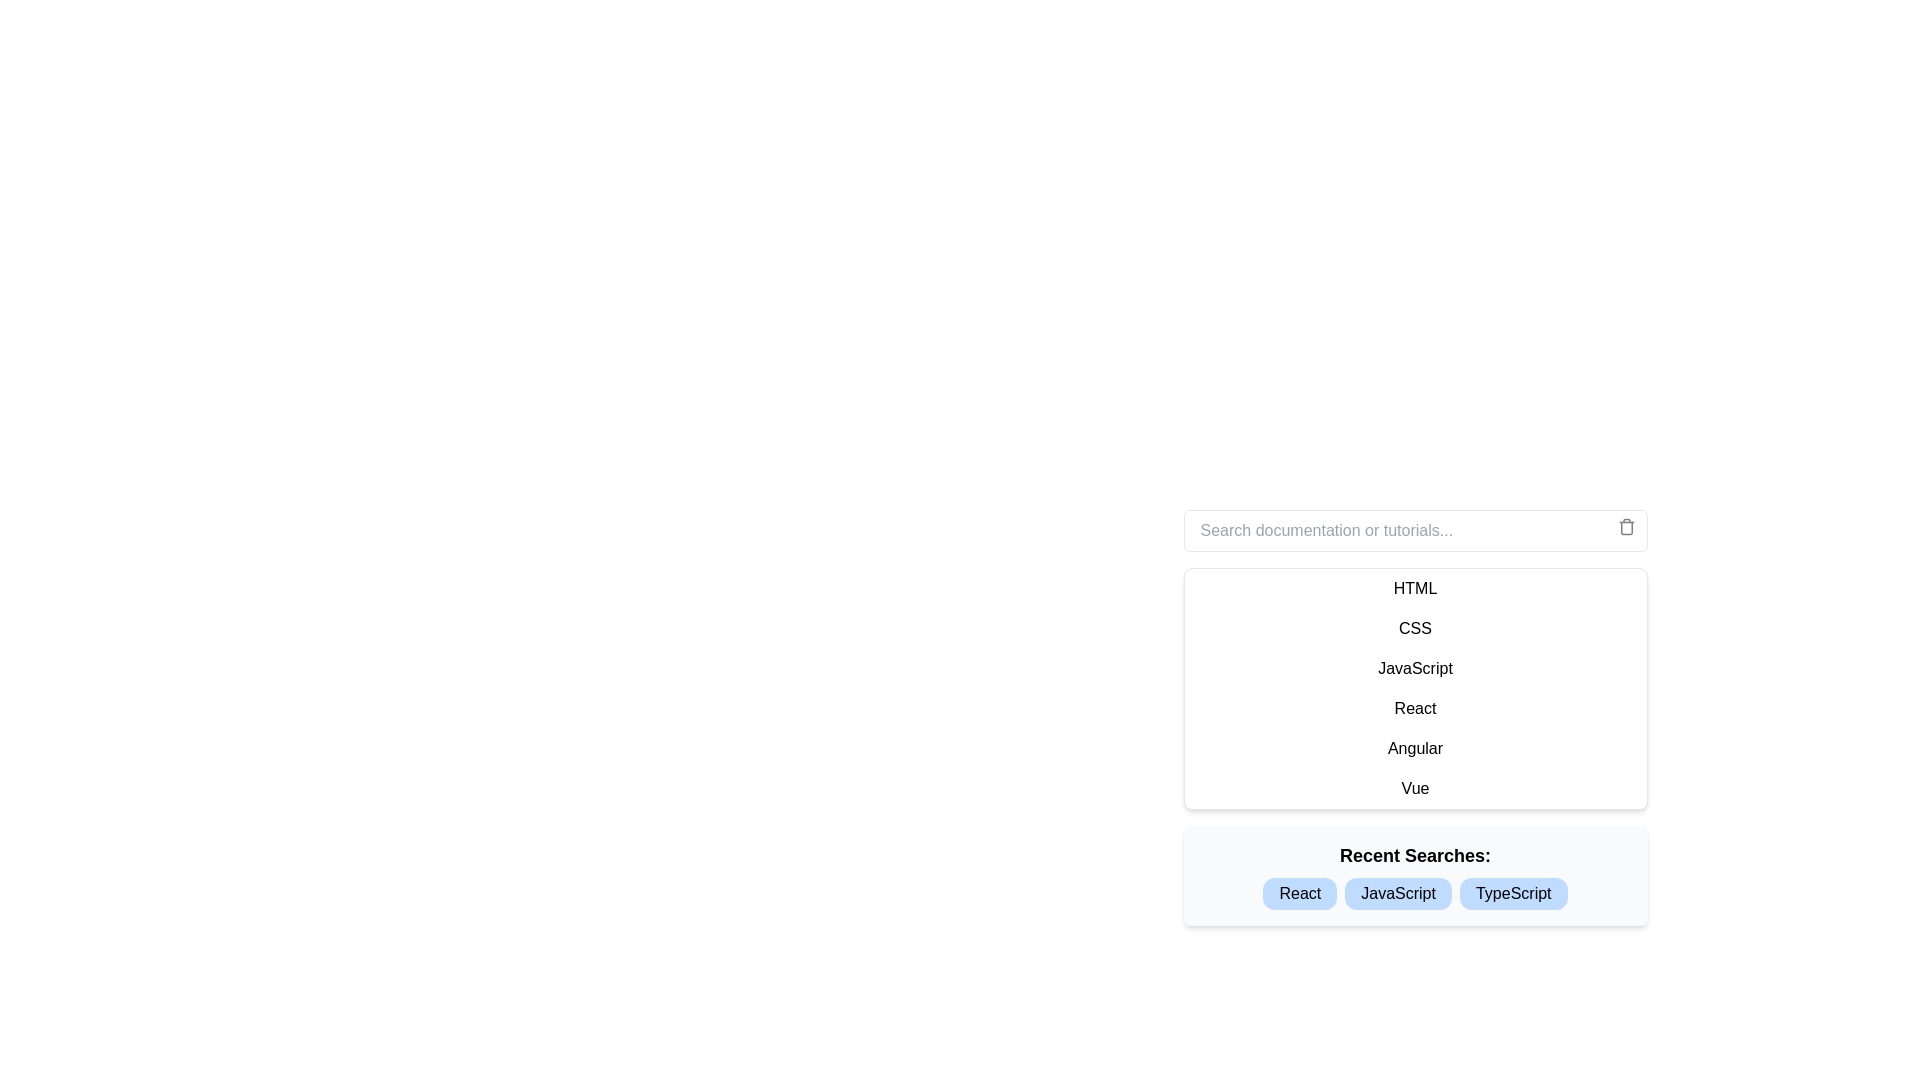 The width and height of the screenshot is (1920, 1080). I want to click on the 'React' option, which is the fourth item in a vertical list of six, located below 'JavaScript' and above 'Angular', so click(1414, 708).